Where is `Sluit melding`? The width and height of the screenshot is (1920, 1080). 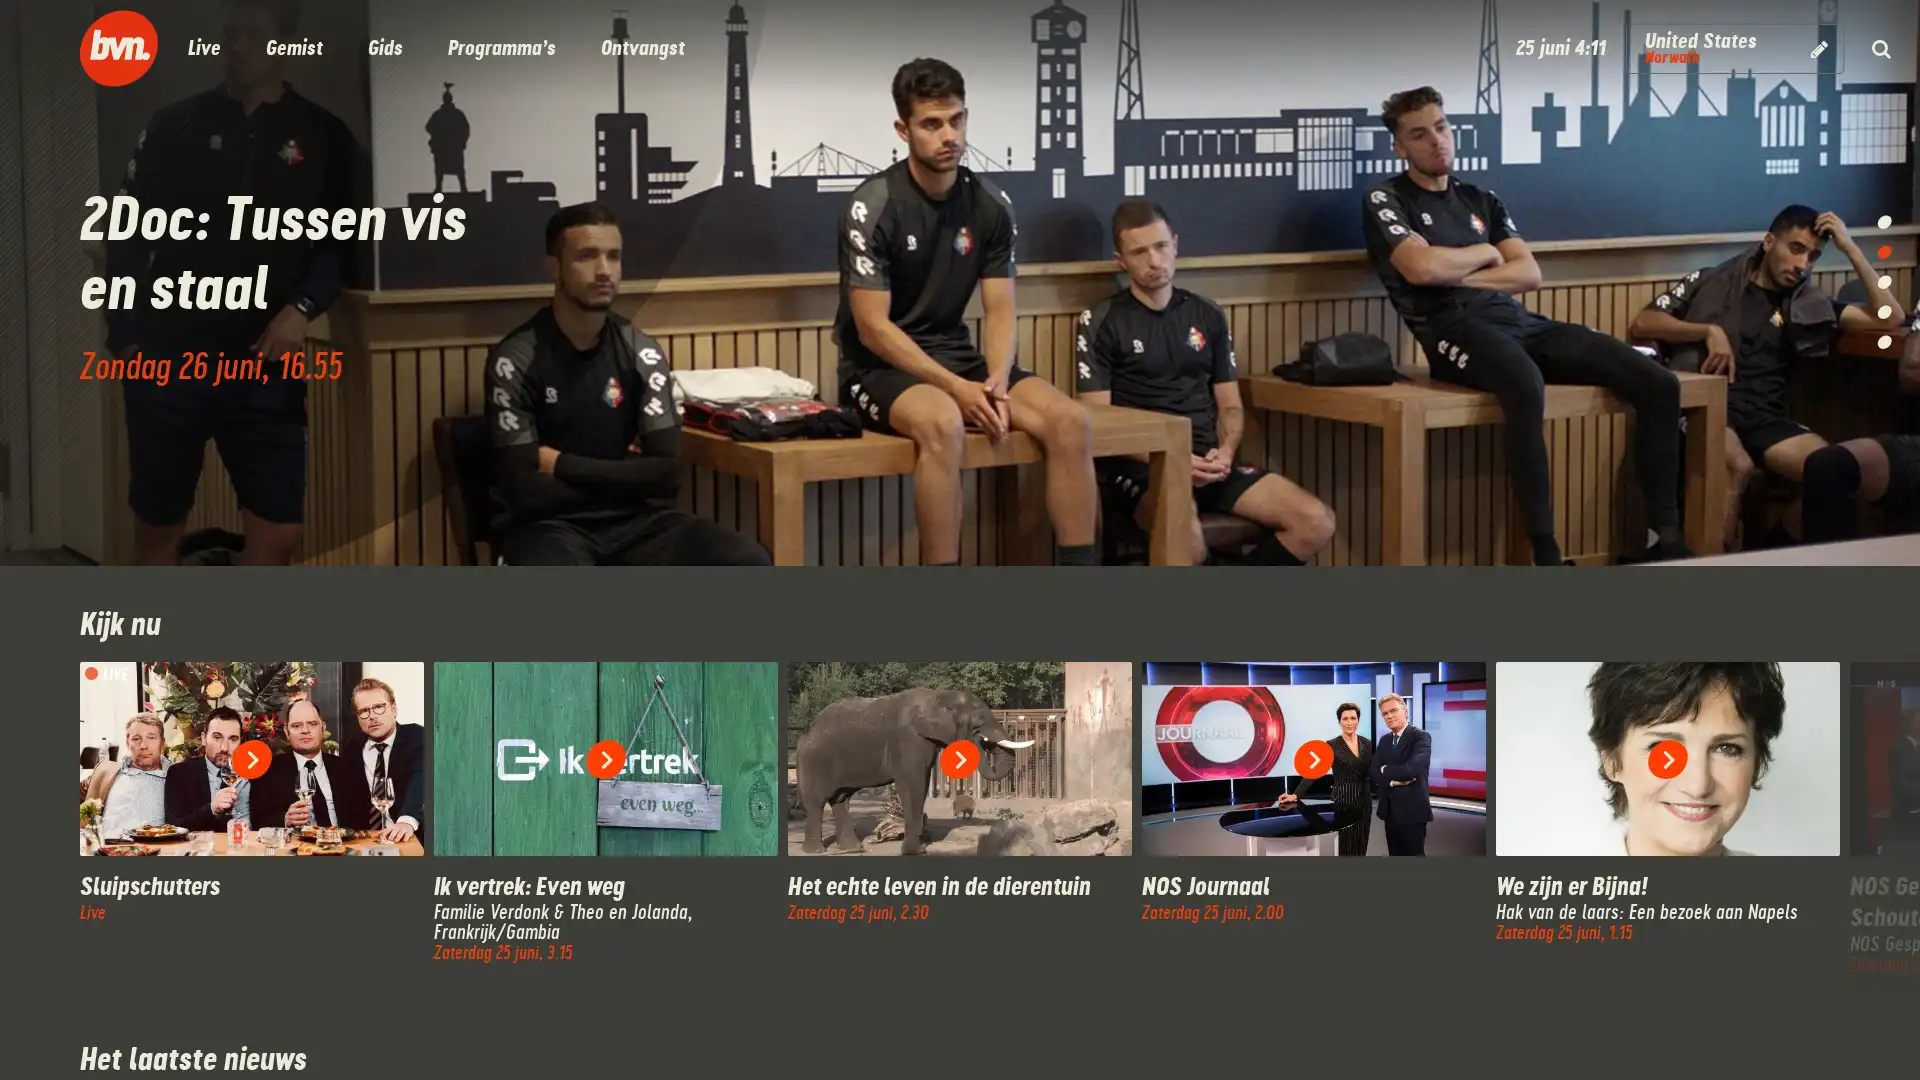 Sluit melding is located at coordinates (685, 1019).